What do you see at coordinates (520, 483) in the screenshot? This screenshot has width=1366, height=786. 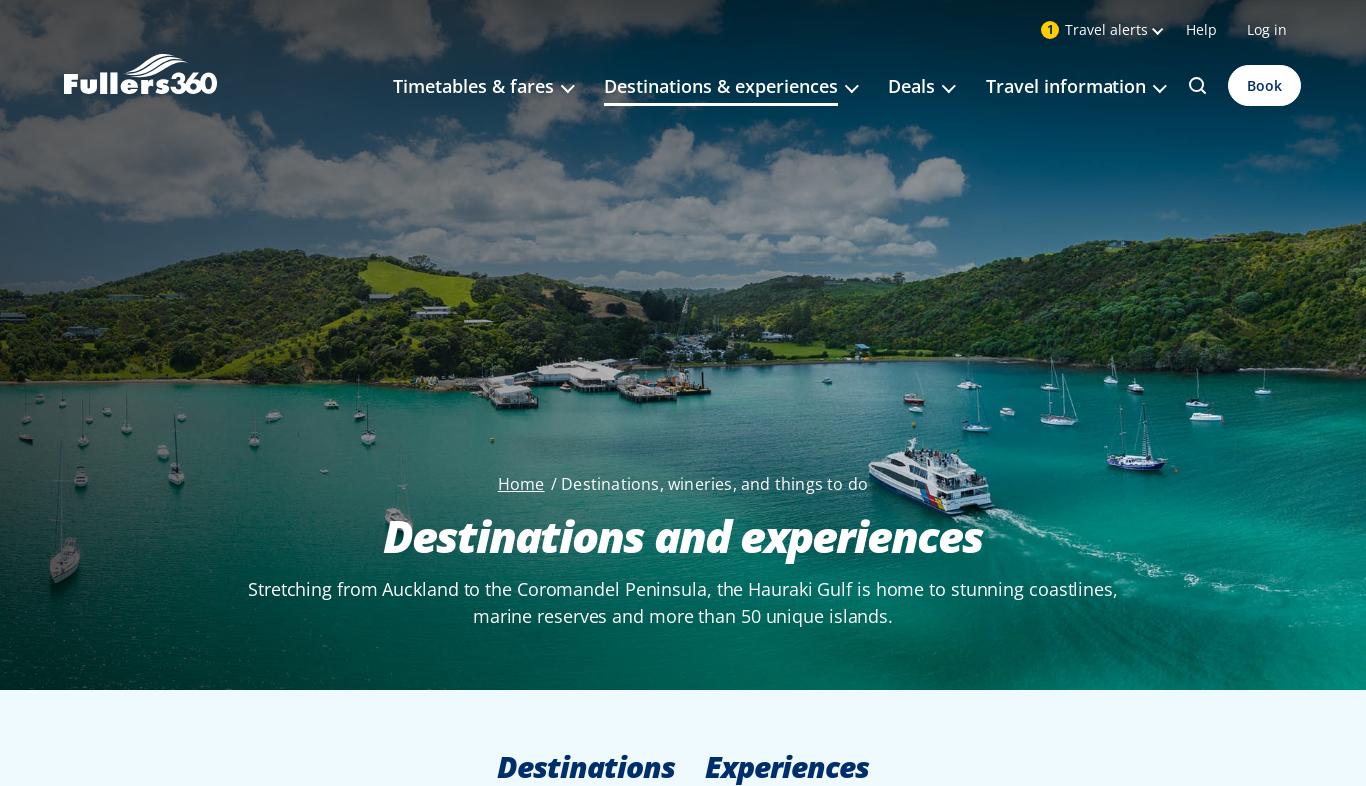 I see `'Home'` at bounding box center [520, 483].